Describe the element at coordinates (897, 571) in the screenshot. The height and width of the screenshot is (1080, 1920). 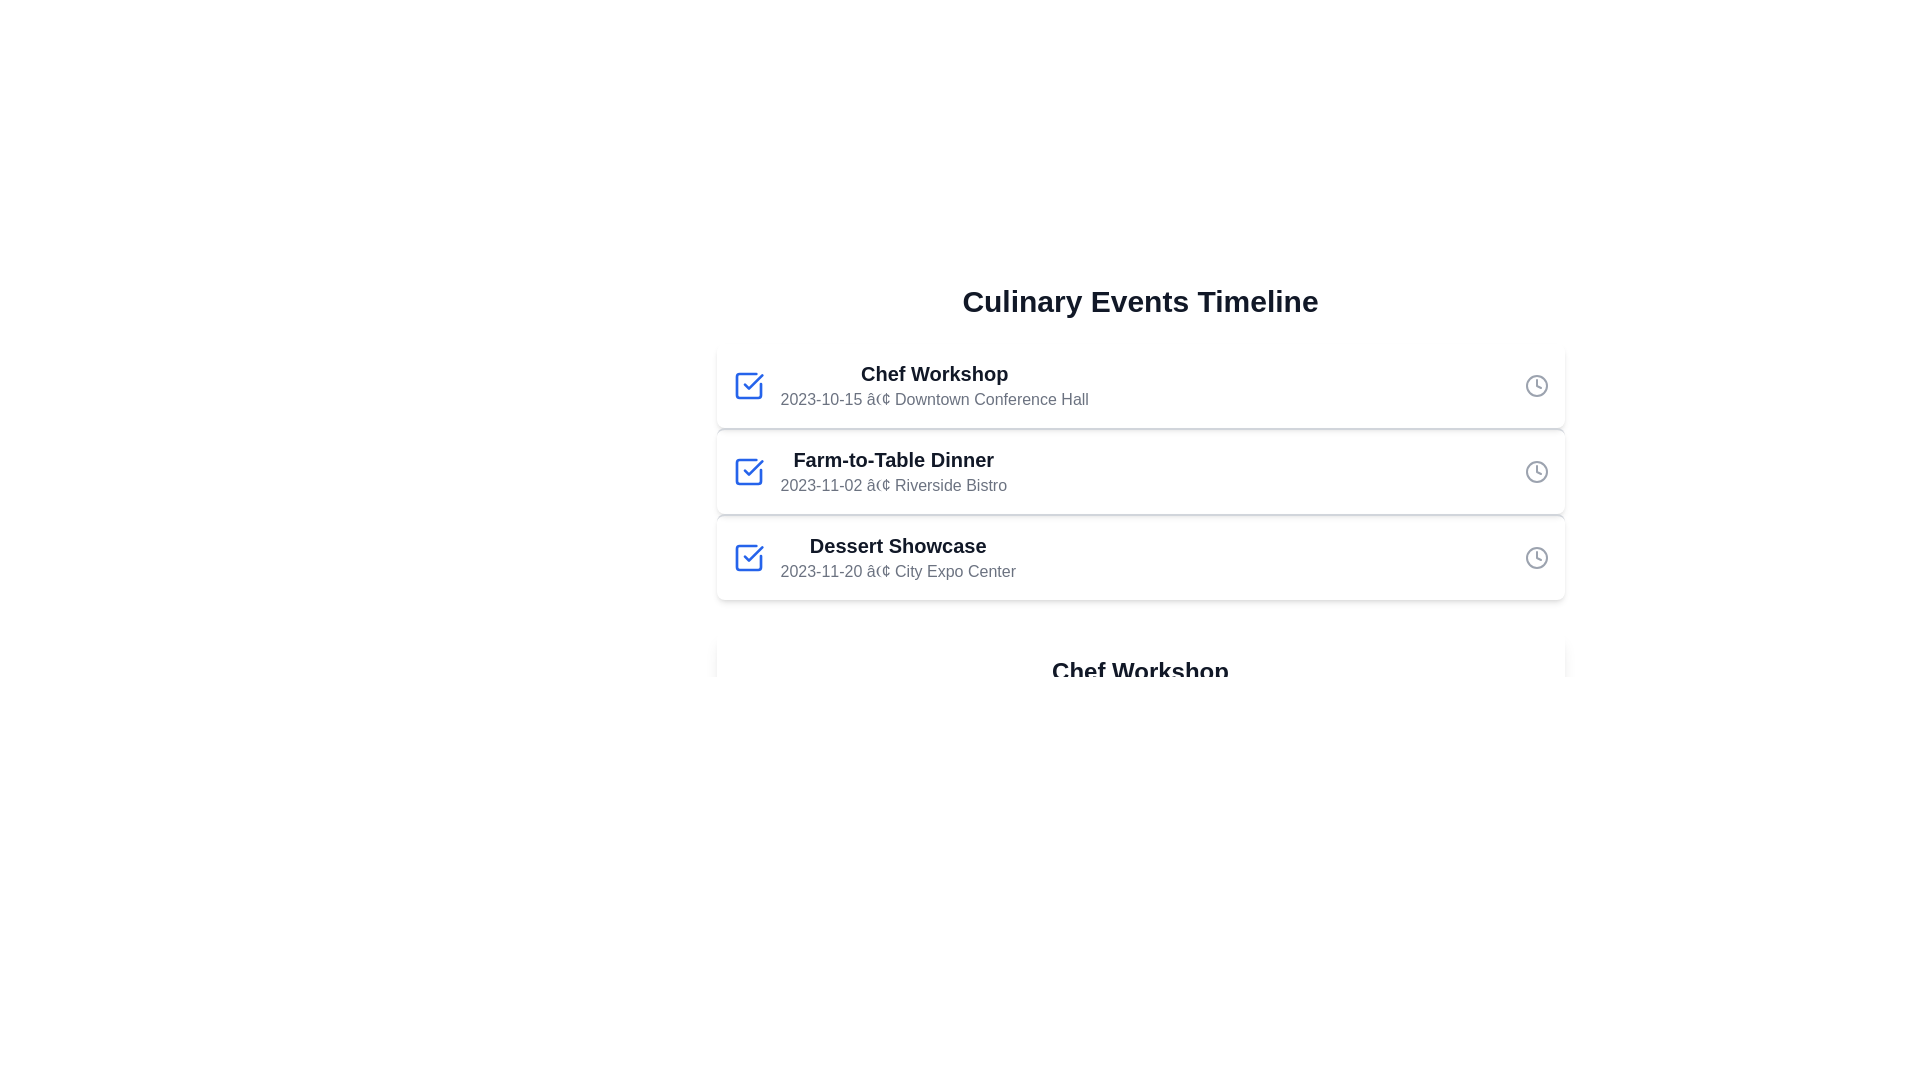
I see `date and venue information from the text label that displays '2023-11-20 • City Expo Center', which is located beneath the bold title 'Dessert Showcase'` at that location.